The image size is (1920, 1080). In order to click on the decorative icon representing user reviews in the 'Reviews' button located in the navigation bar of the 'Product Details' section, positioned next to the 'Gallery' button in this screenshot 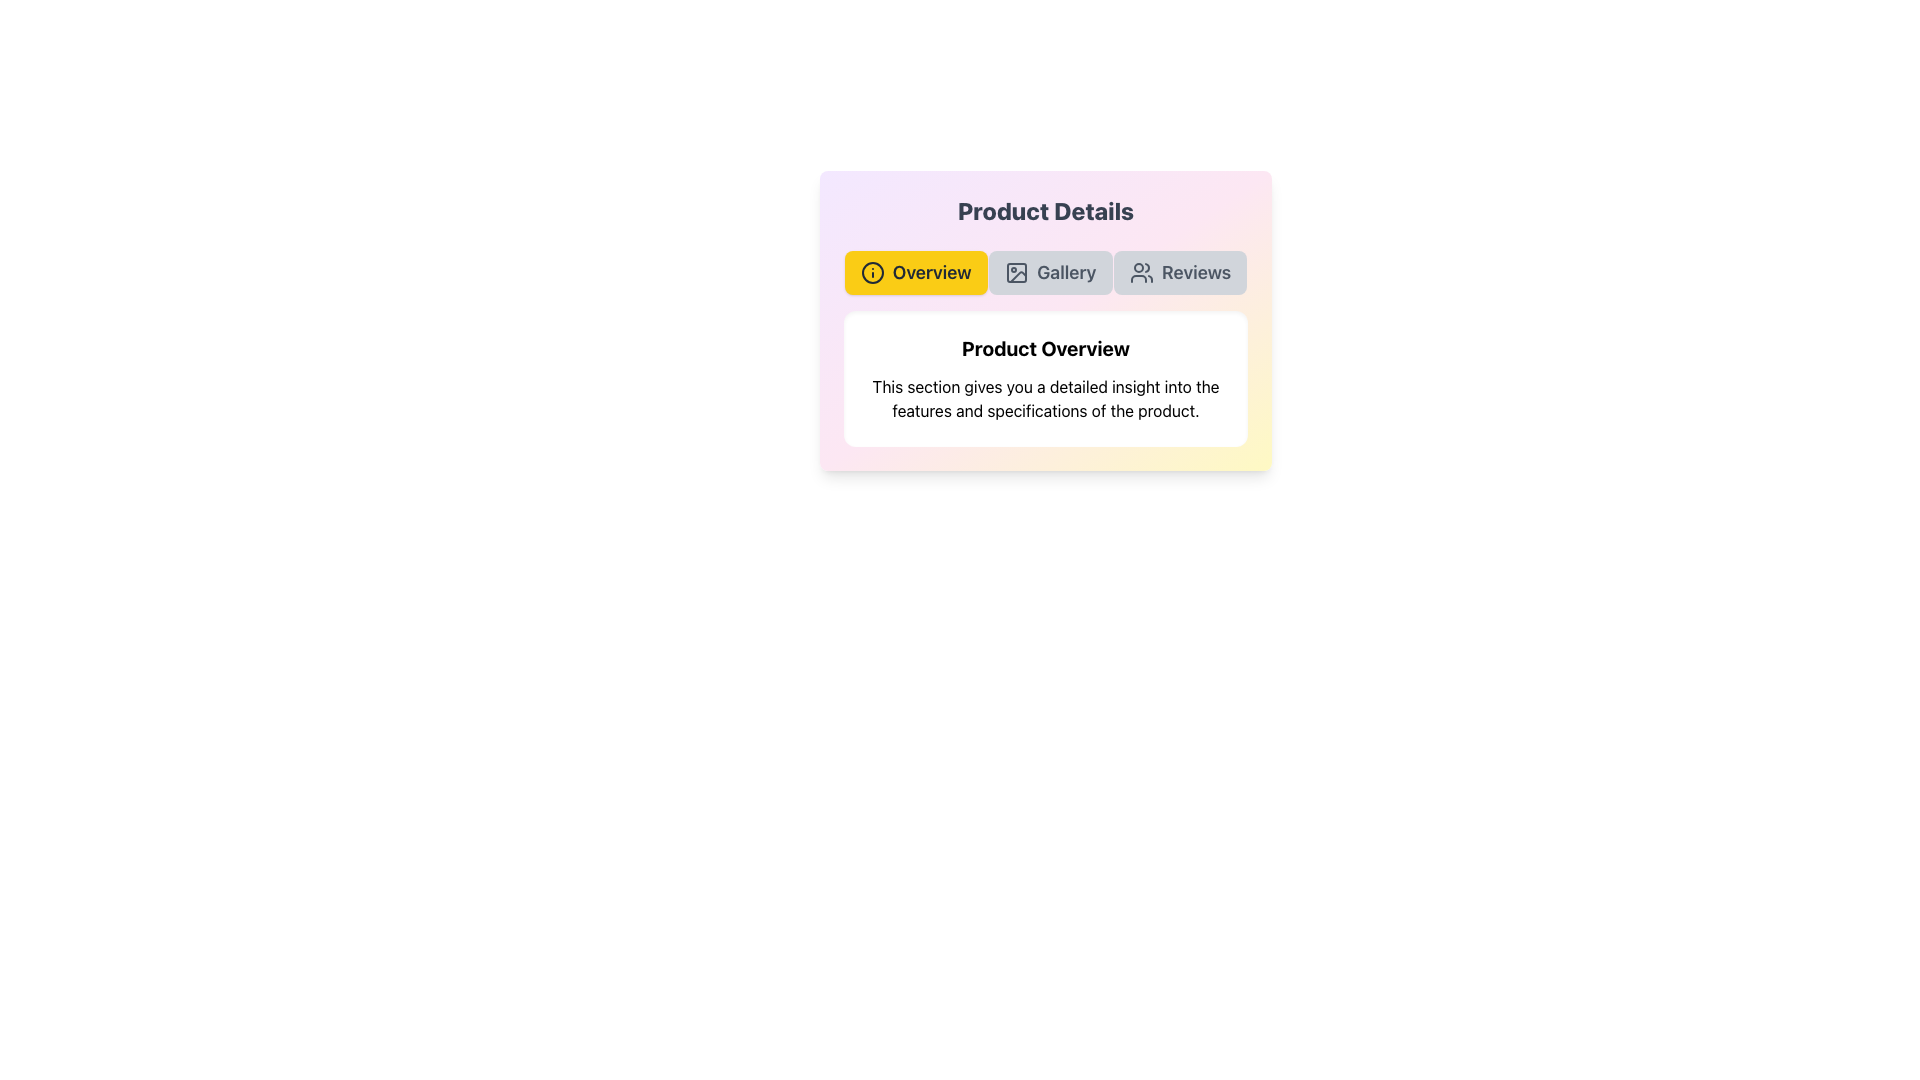, I will do `click(1142, 273)`.